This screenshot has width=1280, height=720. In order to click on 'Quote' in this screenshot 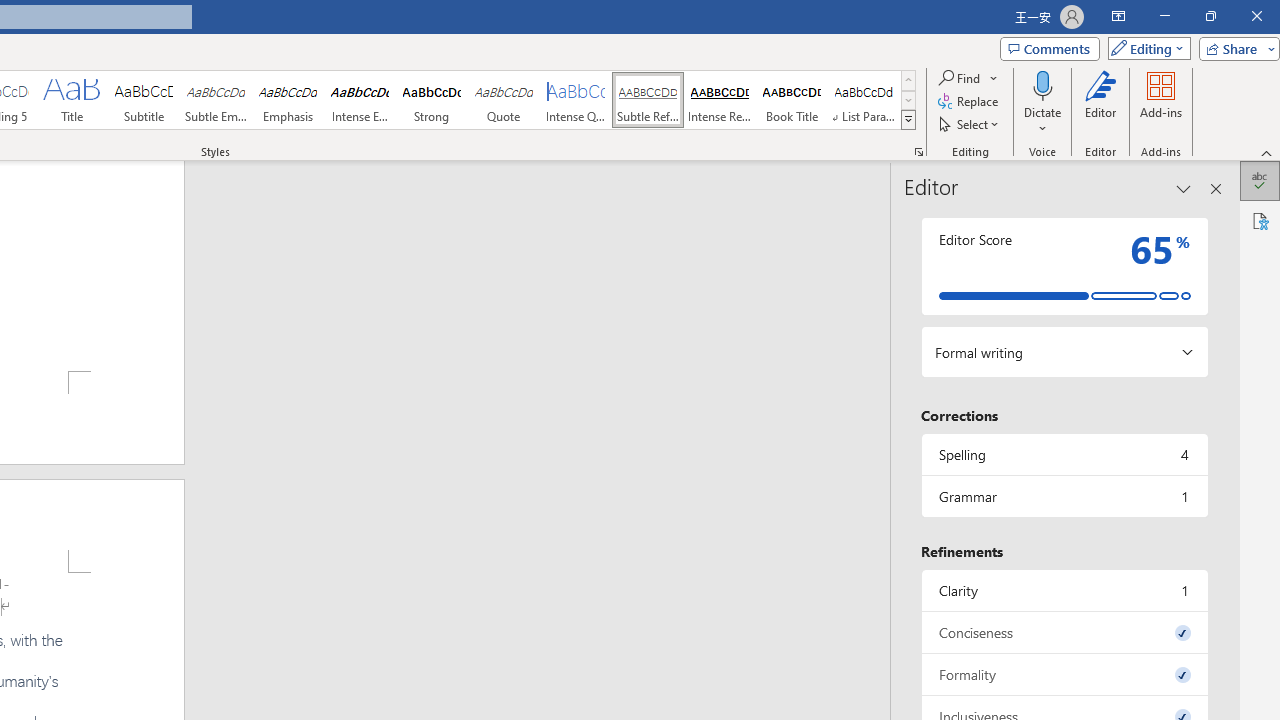, I will do `click(504, 100)`.